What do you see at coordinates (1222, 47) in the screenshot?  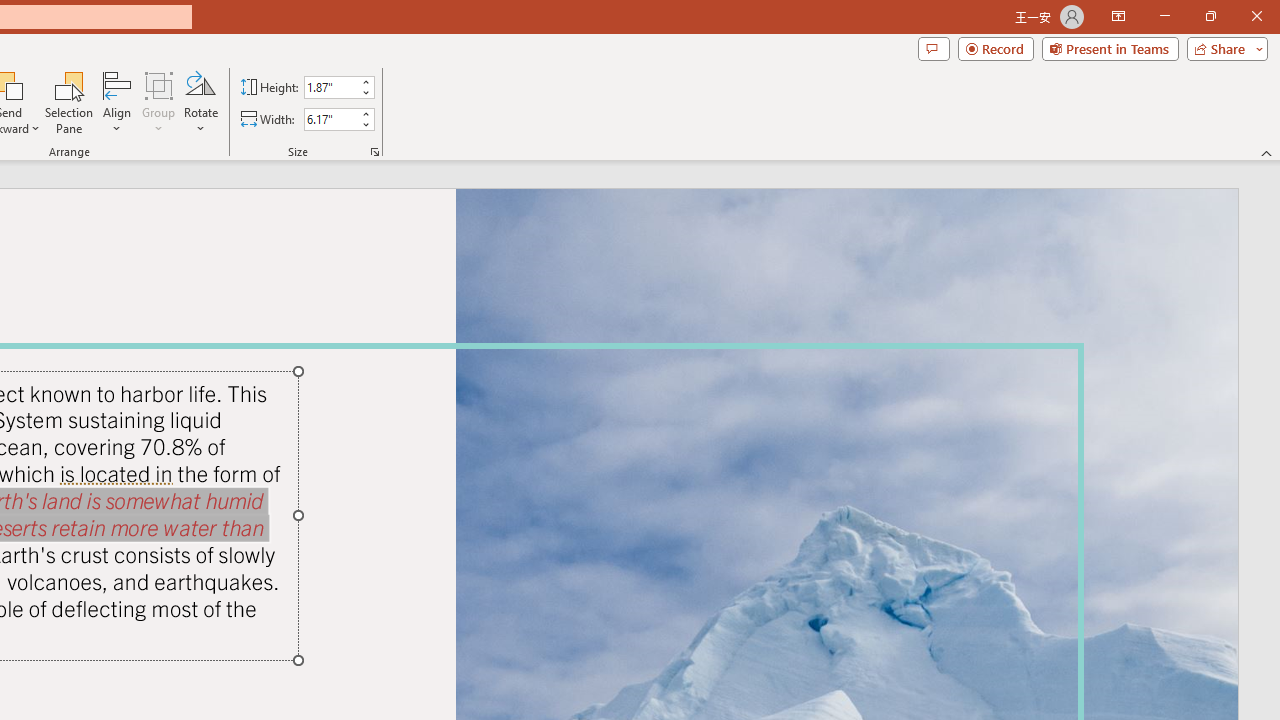 I see `'Share'` at bounding box center [1222, 47].